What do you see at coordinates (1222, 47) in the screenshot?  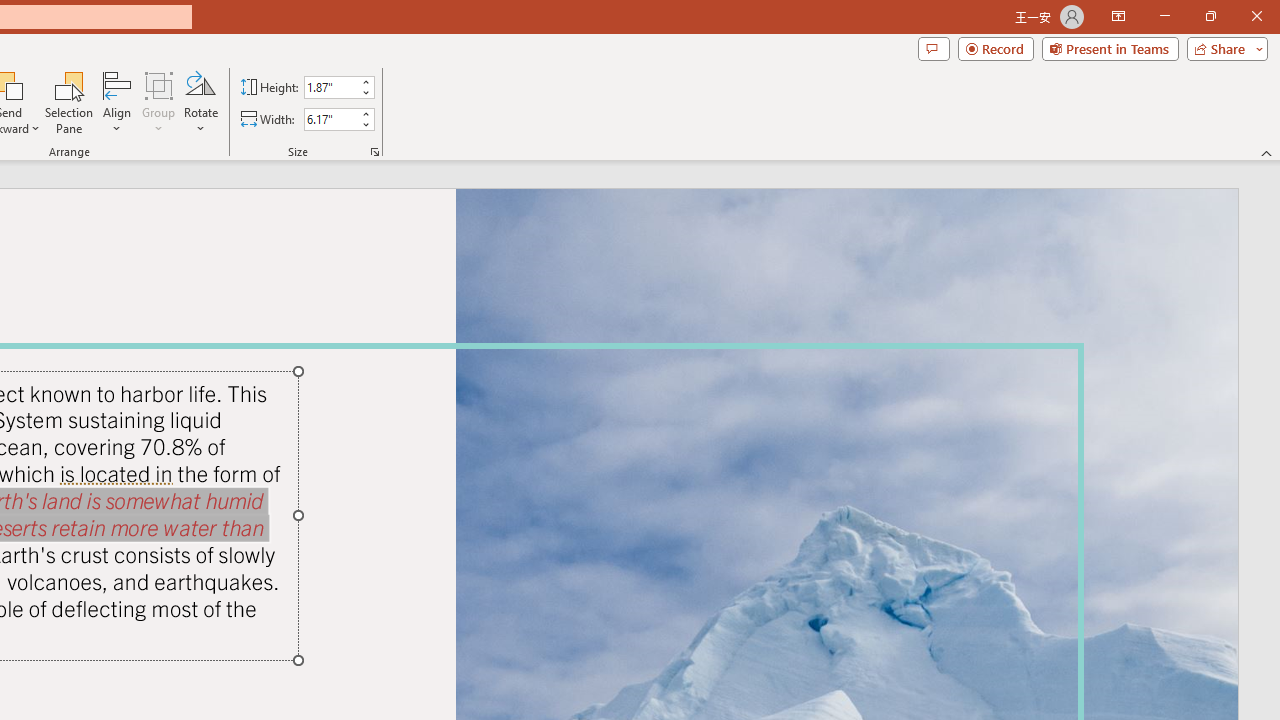 I see `'Share'` at bounding box center [1222, 47].